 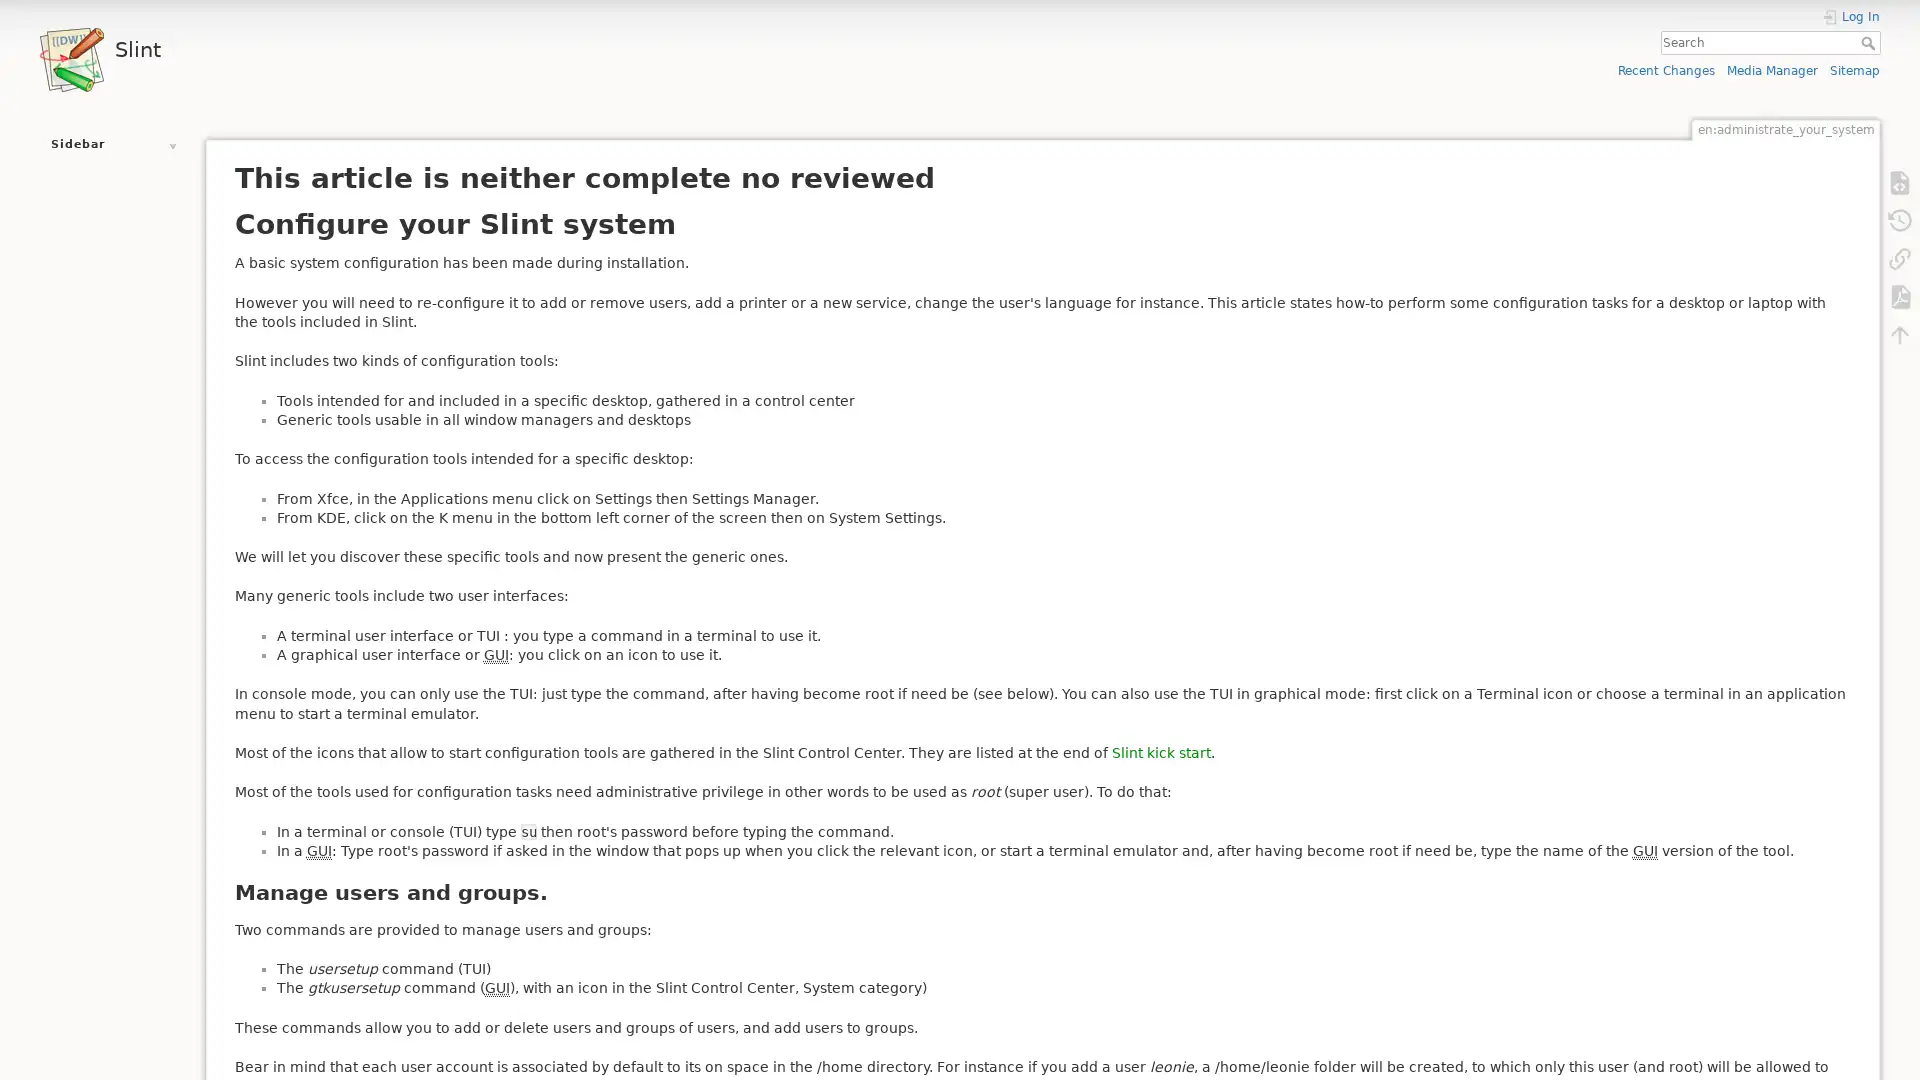 I want to click on Search, so click(x=1869, y=42).